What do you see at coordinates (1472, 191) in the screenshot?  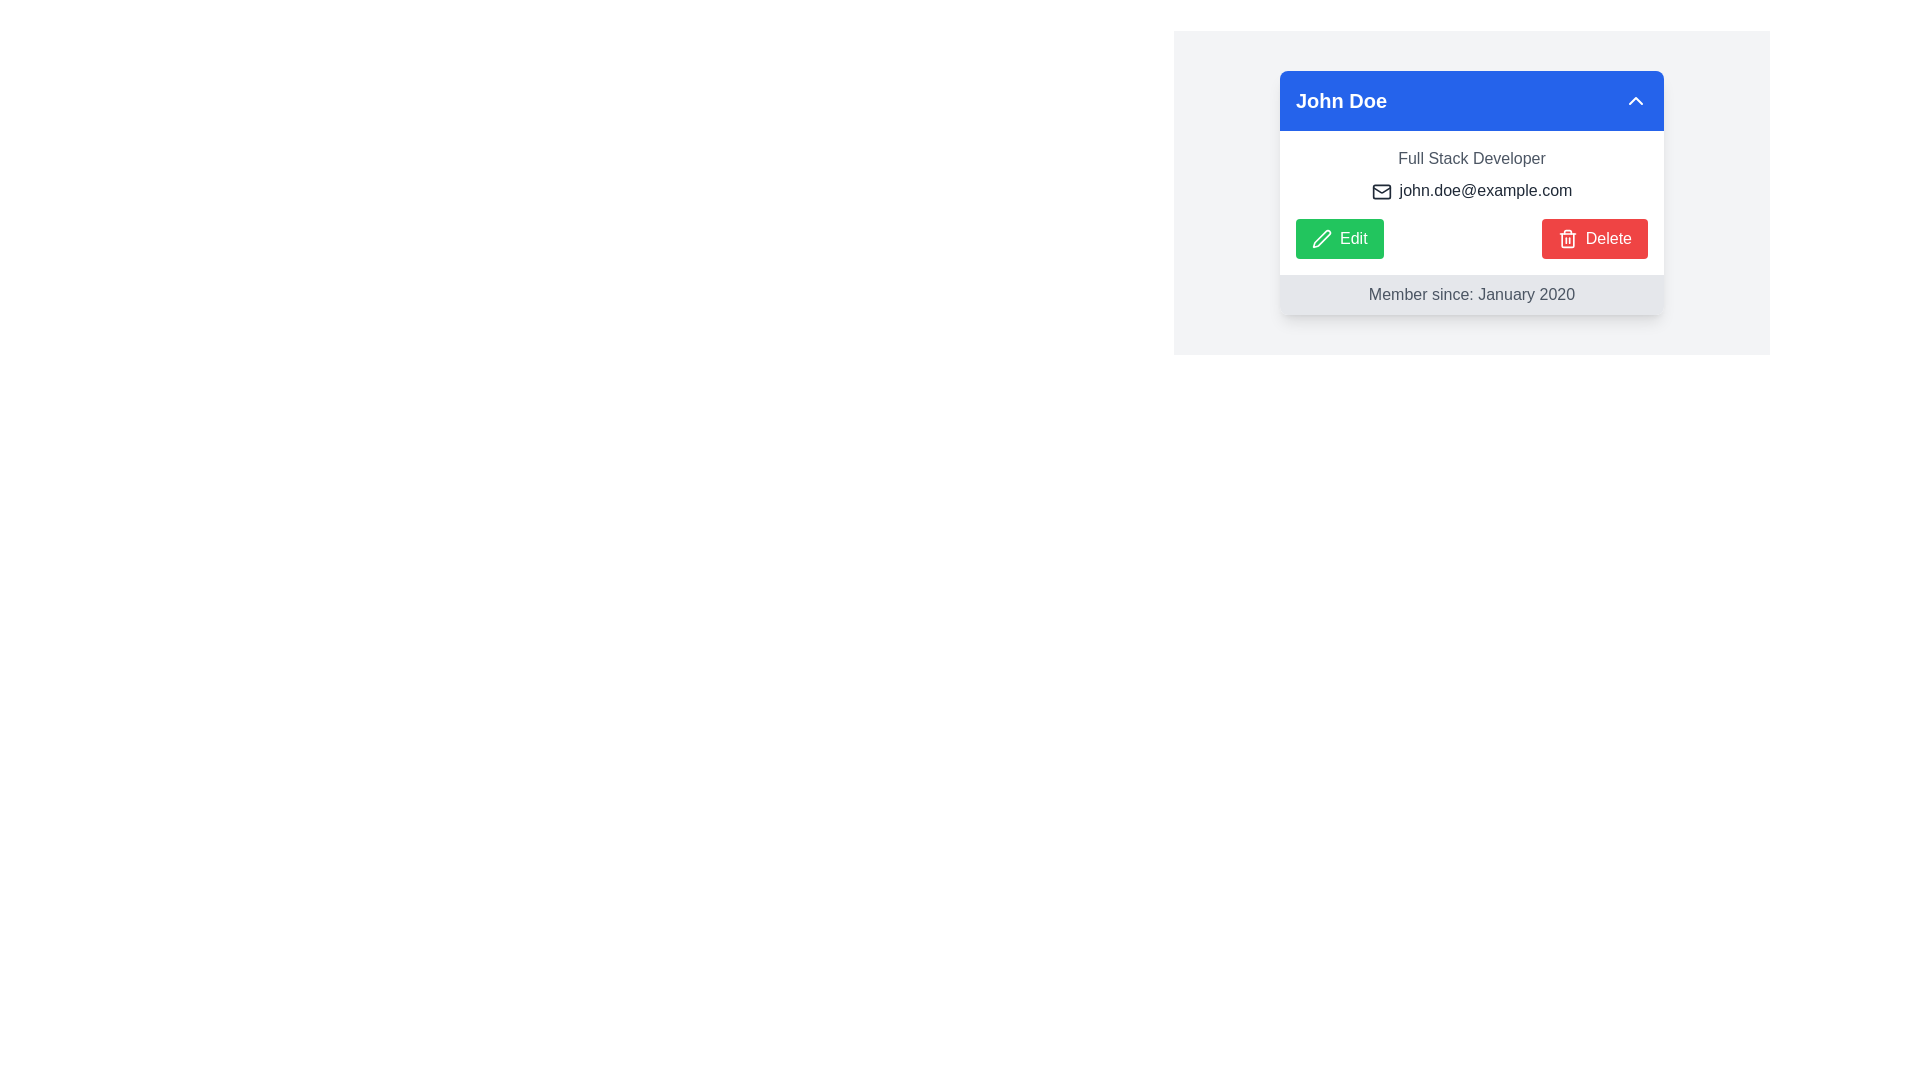 I see `the static text element displaying an email address, which is styled in darker gray and located below 'Full Stack Developer' within the profile card` at bounding box center [1472, 191].